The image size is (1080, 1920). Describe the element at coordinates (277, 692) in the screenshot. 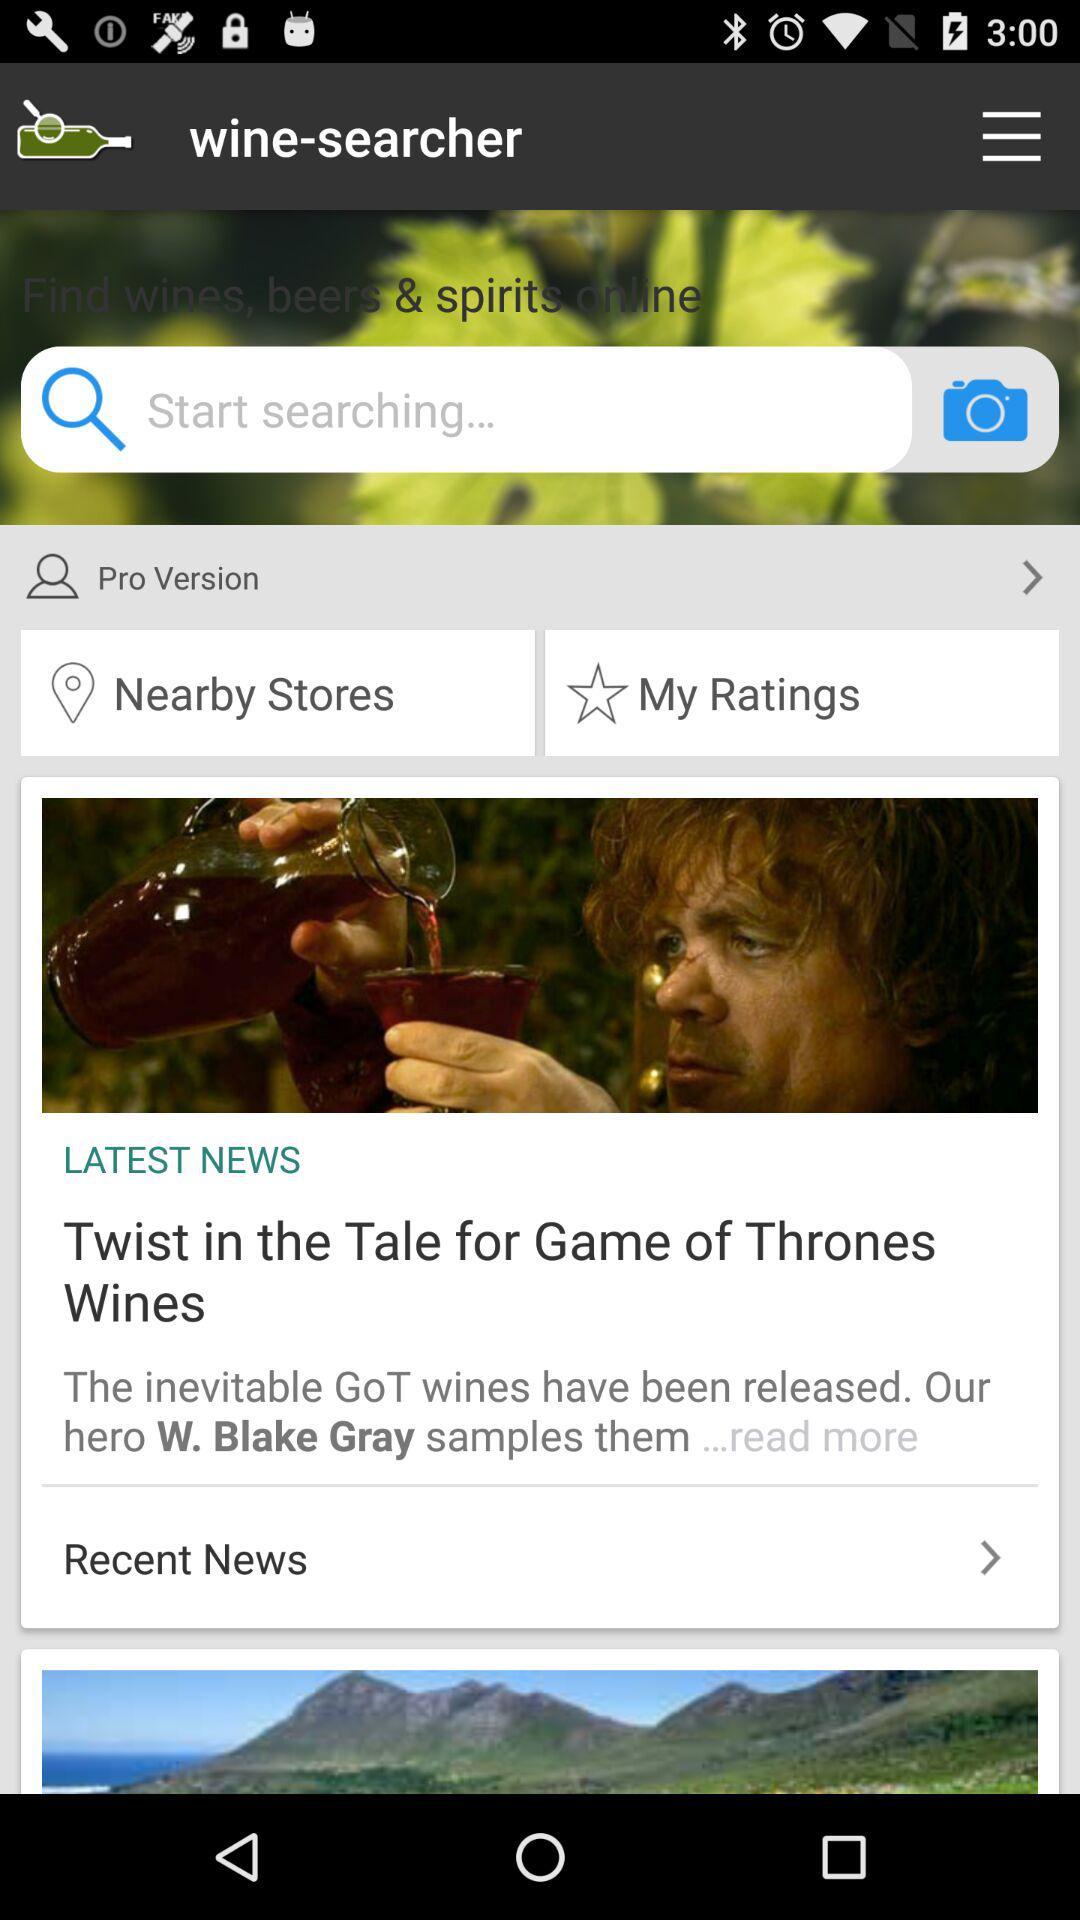

I see `the nearby stores item` at that location.